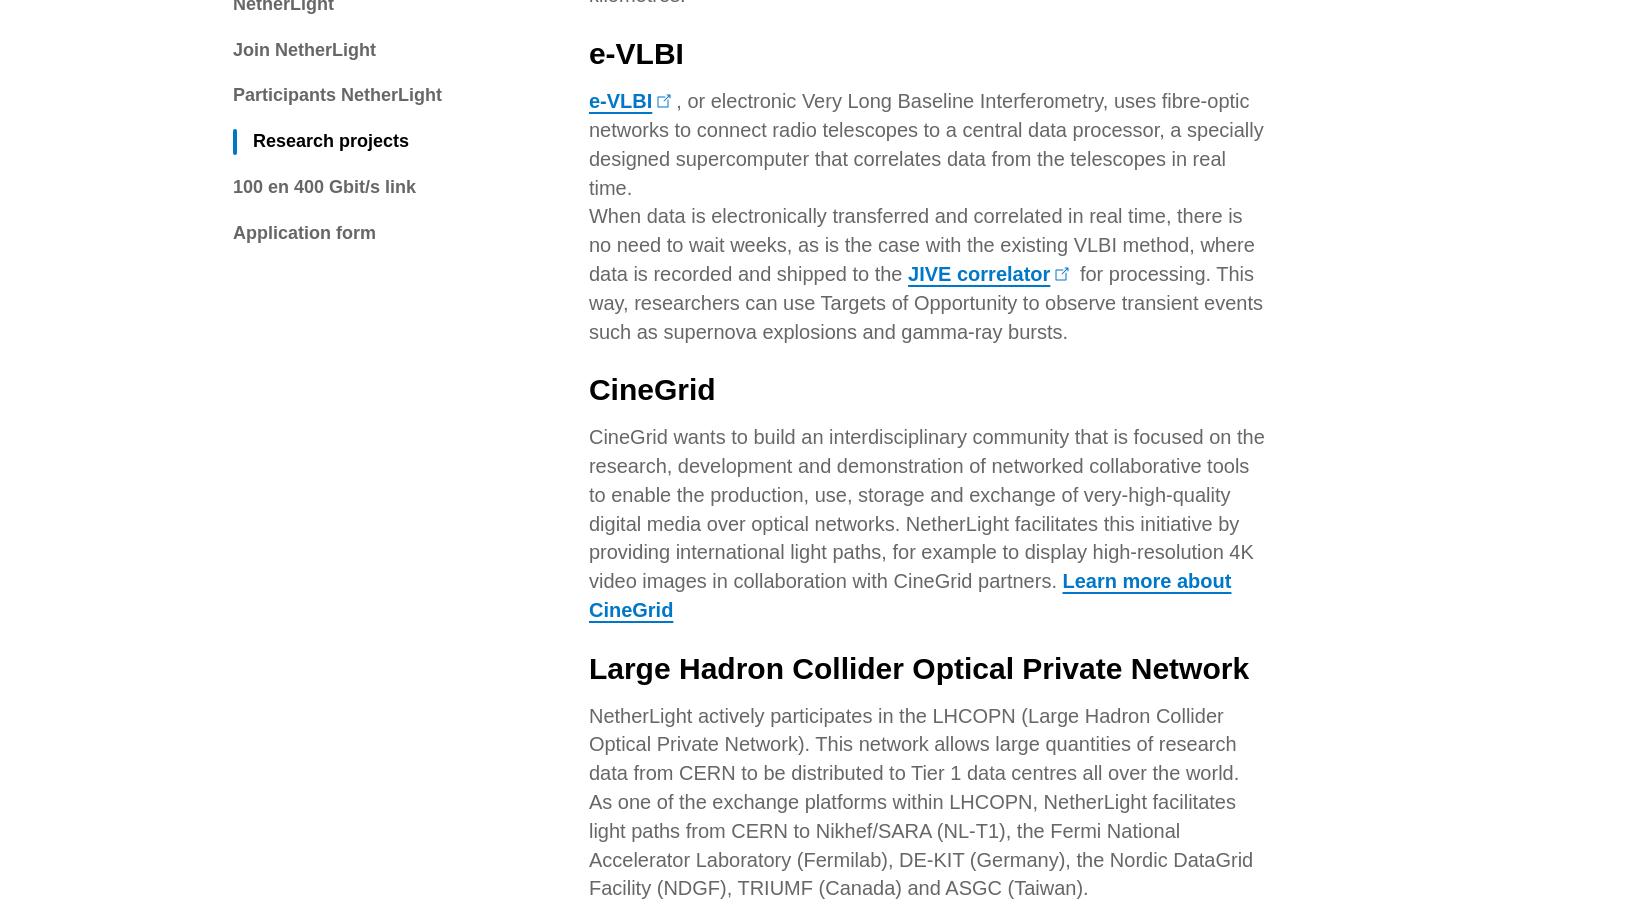 The width and height of the screenshot is (1650, 910). What do you see at coordinates (753, 305) in the screenshot?
I see `'Alexander van den Hil'` at bounding box center [753, 305].